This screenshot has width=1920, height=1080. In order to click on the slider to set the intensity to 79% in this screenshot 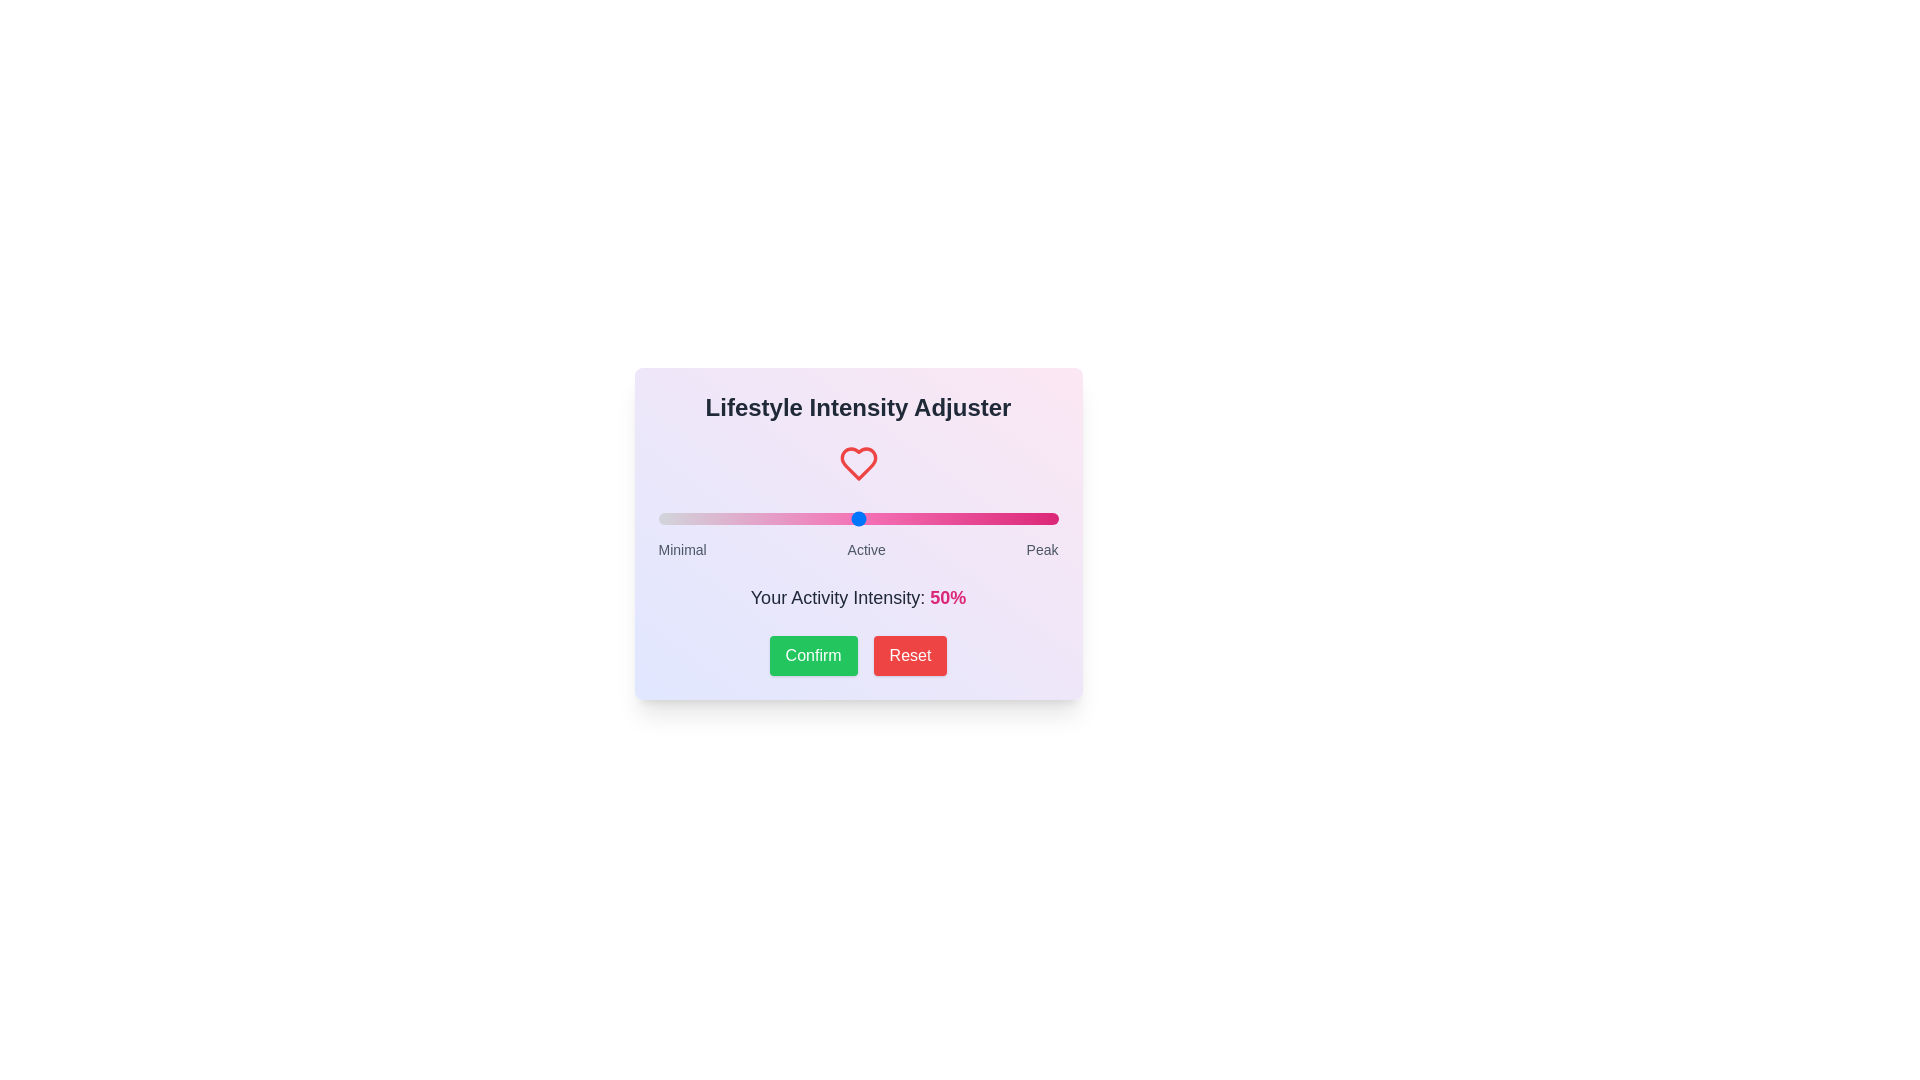, I will do `click(974, 518)`.